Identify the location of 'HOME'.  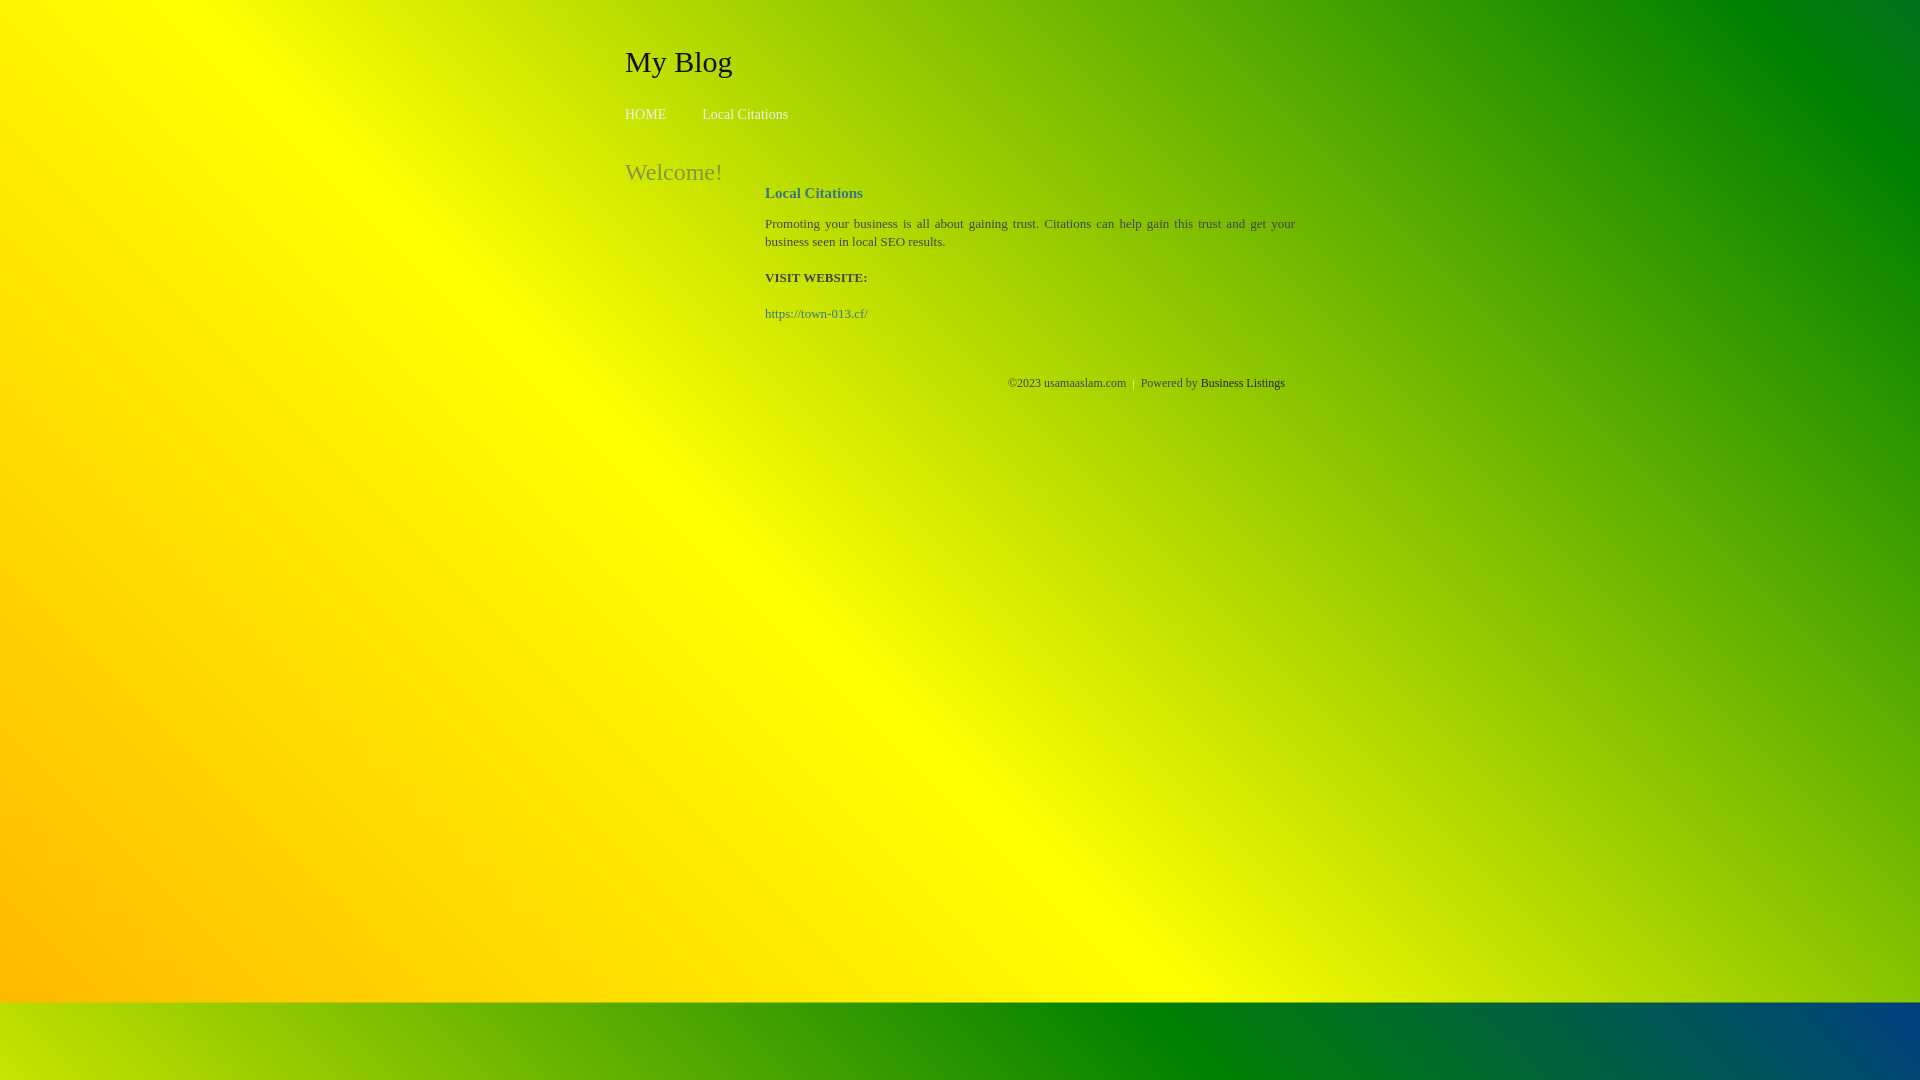
(645, 114).